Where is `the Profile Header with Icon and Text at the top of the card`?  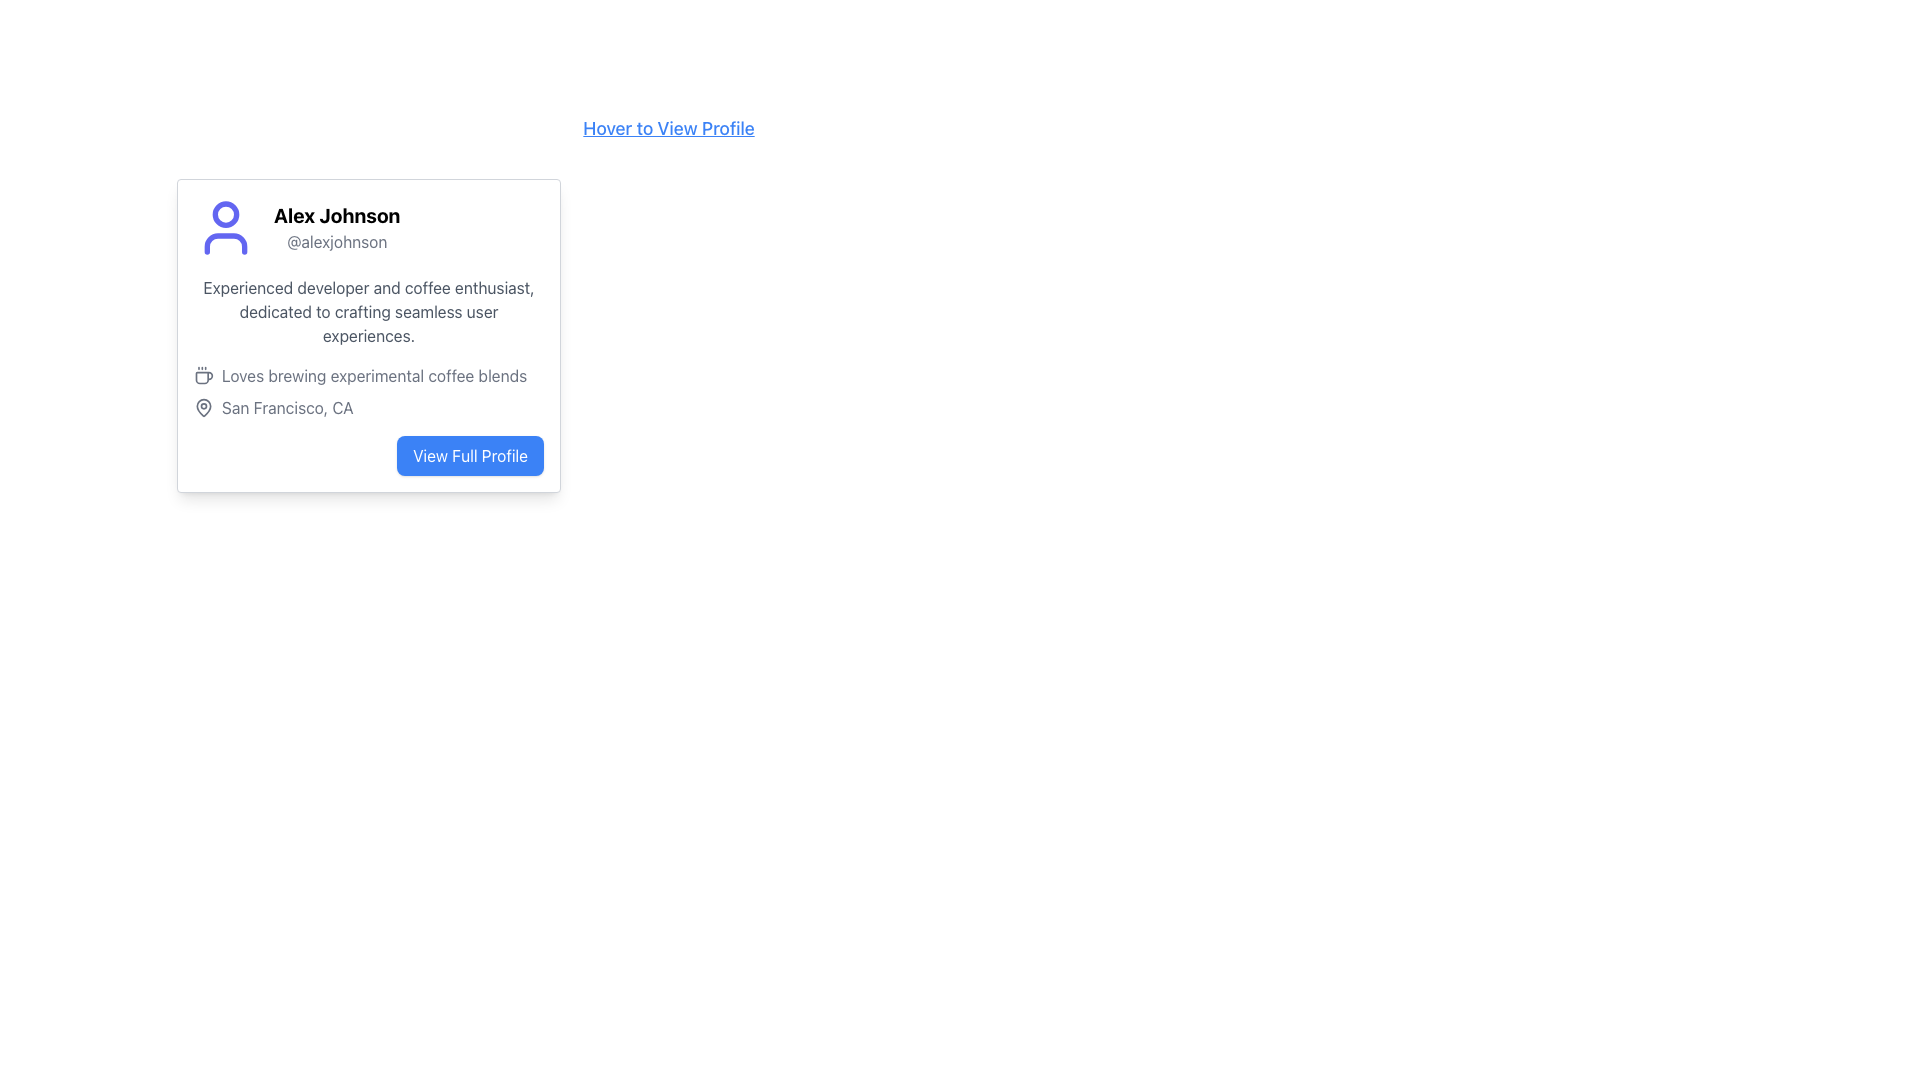 the Profile Header with Icon and Text at the top of the card is located at coordinates (369, 226).